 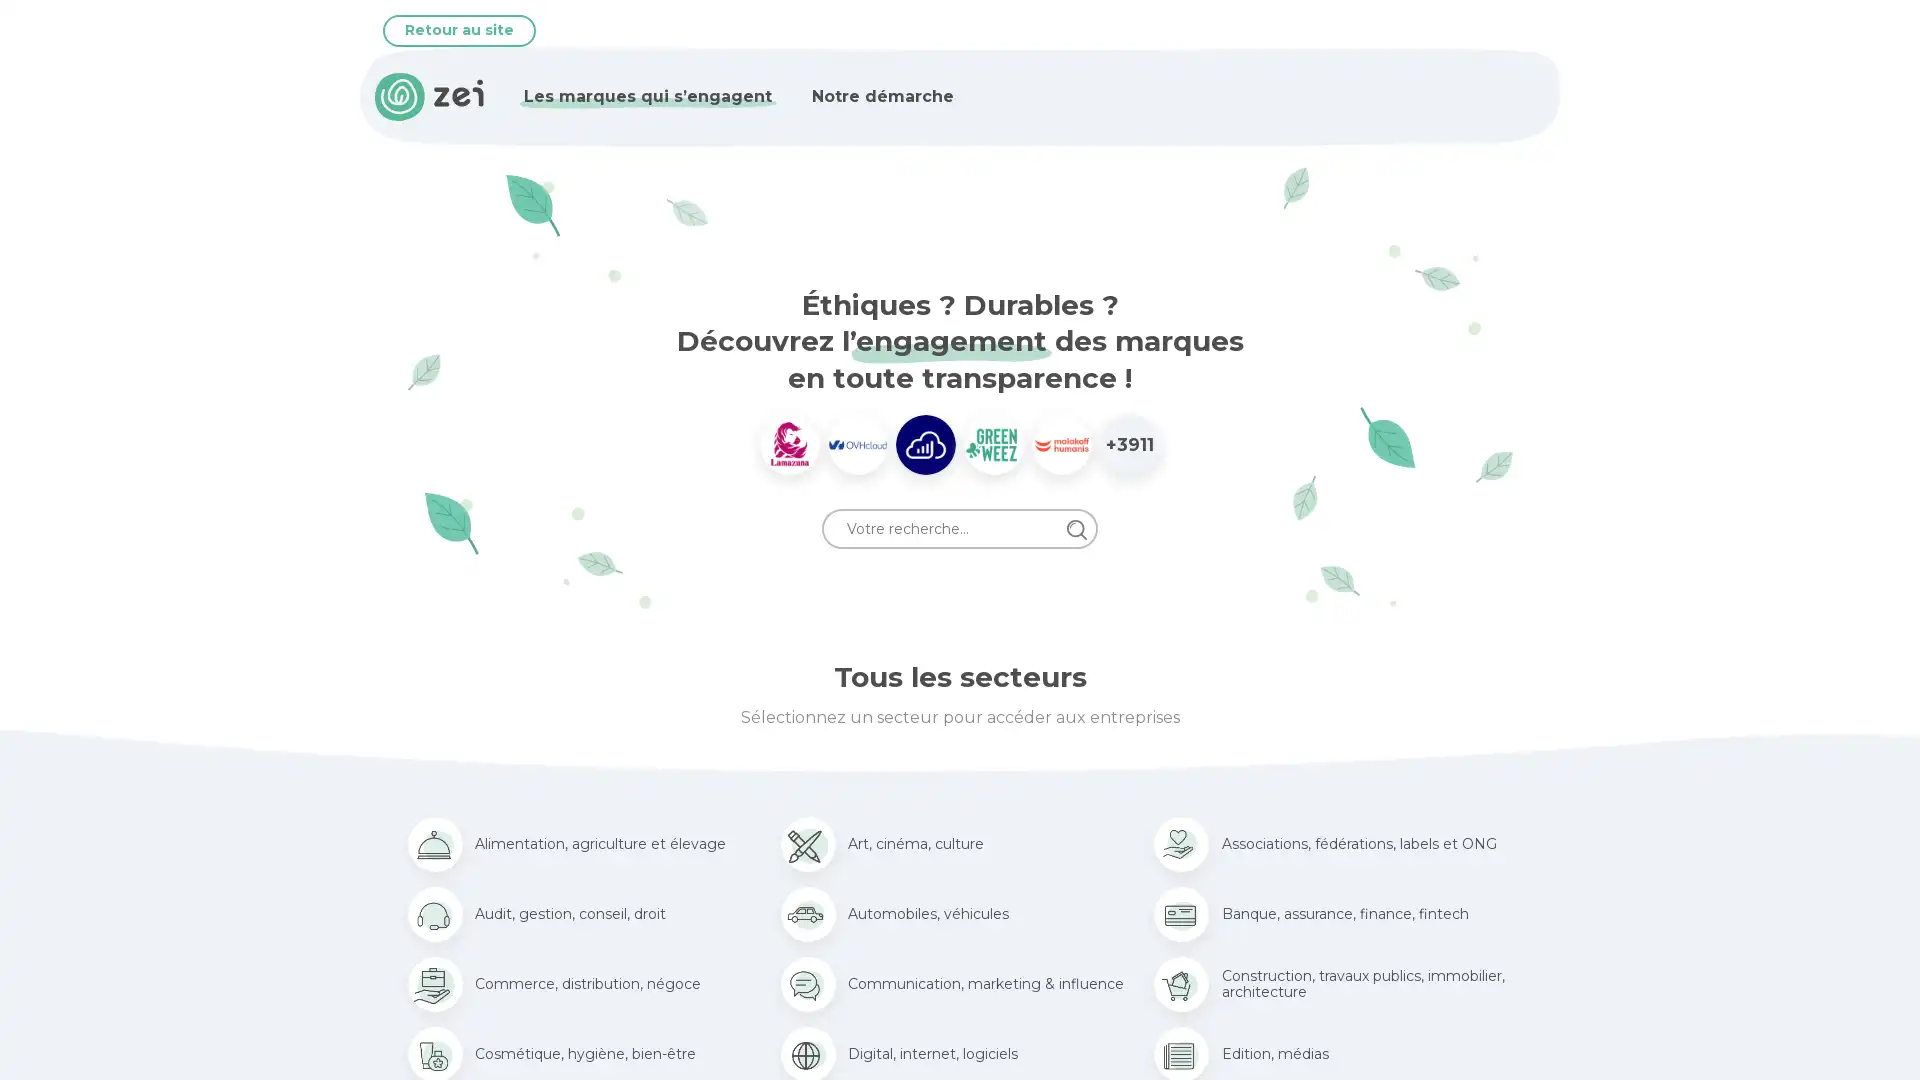 I want to click on Tout refuser, so click(x=363, y=945).